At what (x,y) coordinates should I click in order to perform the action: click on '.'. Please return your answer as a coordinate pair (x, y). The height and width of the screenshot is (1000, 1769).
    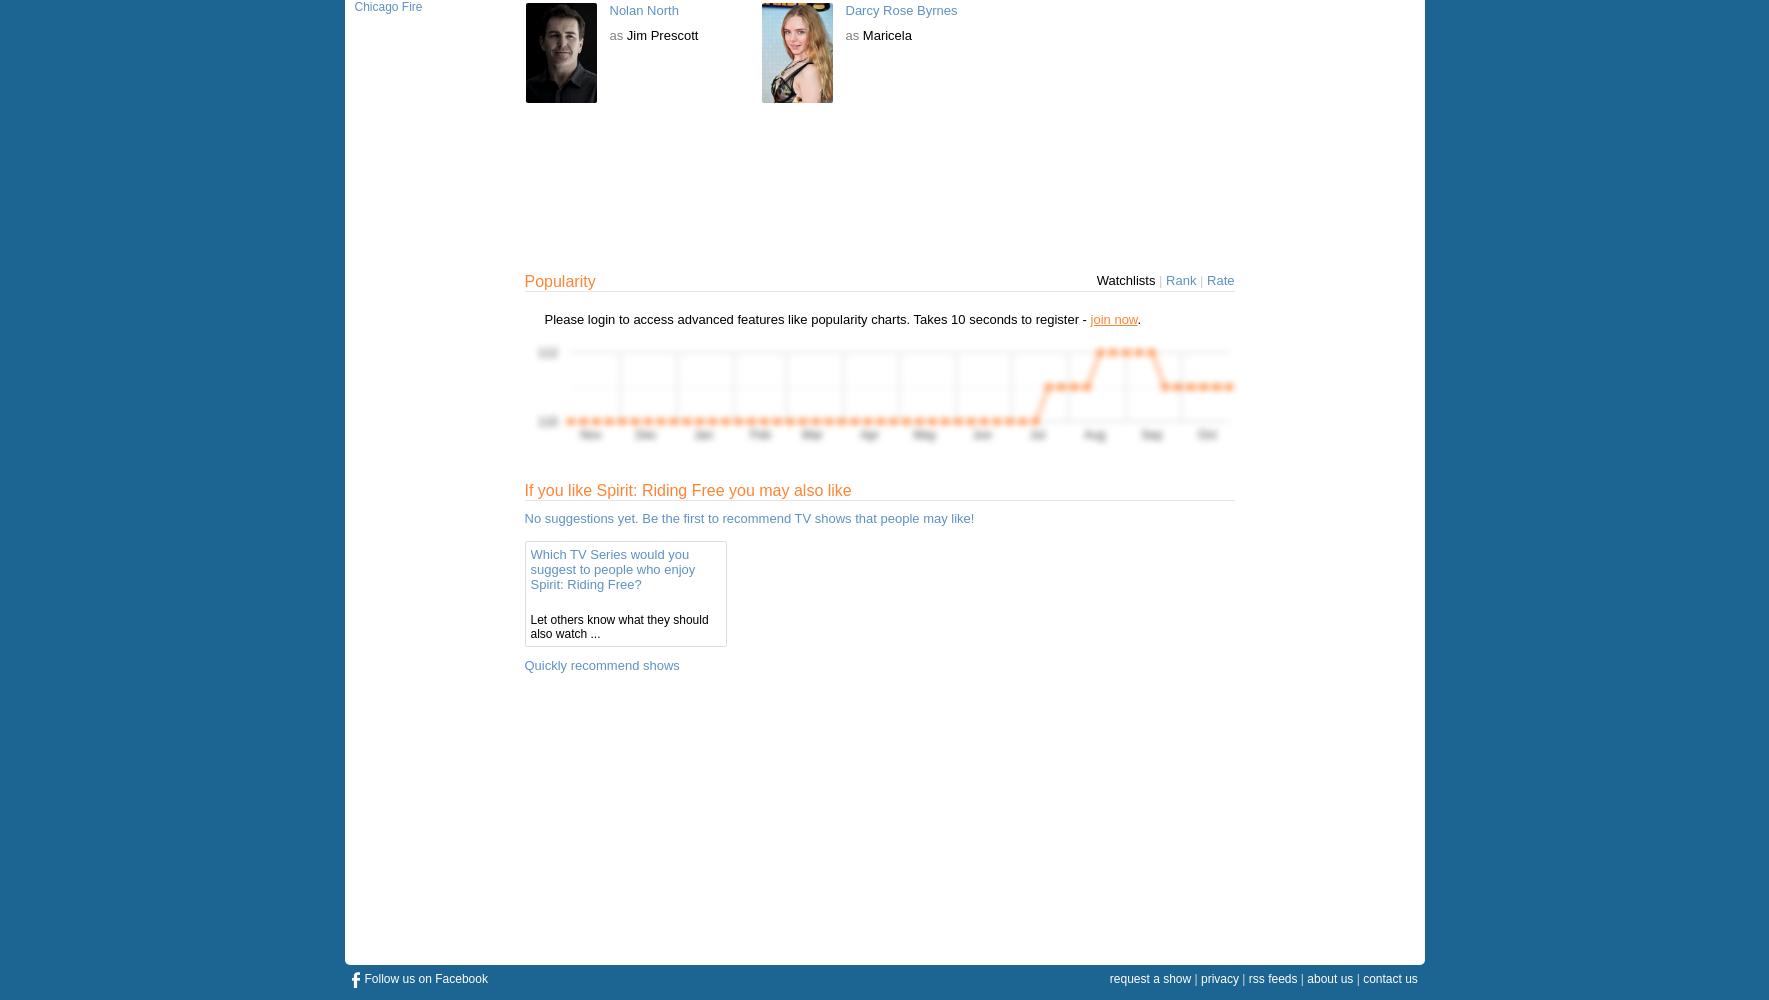
    Looking at the image, I should click on (1138, 318).